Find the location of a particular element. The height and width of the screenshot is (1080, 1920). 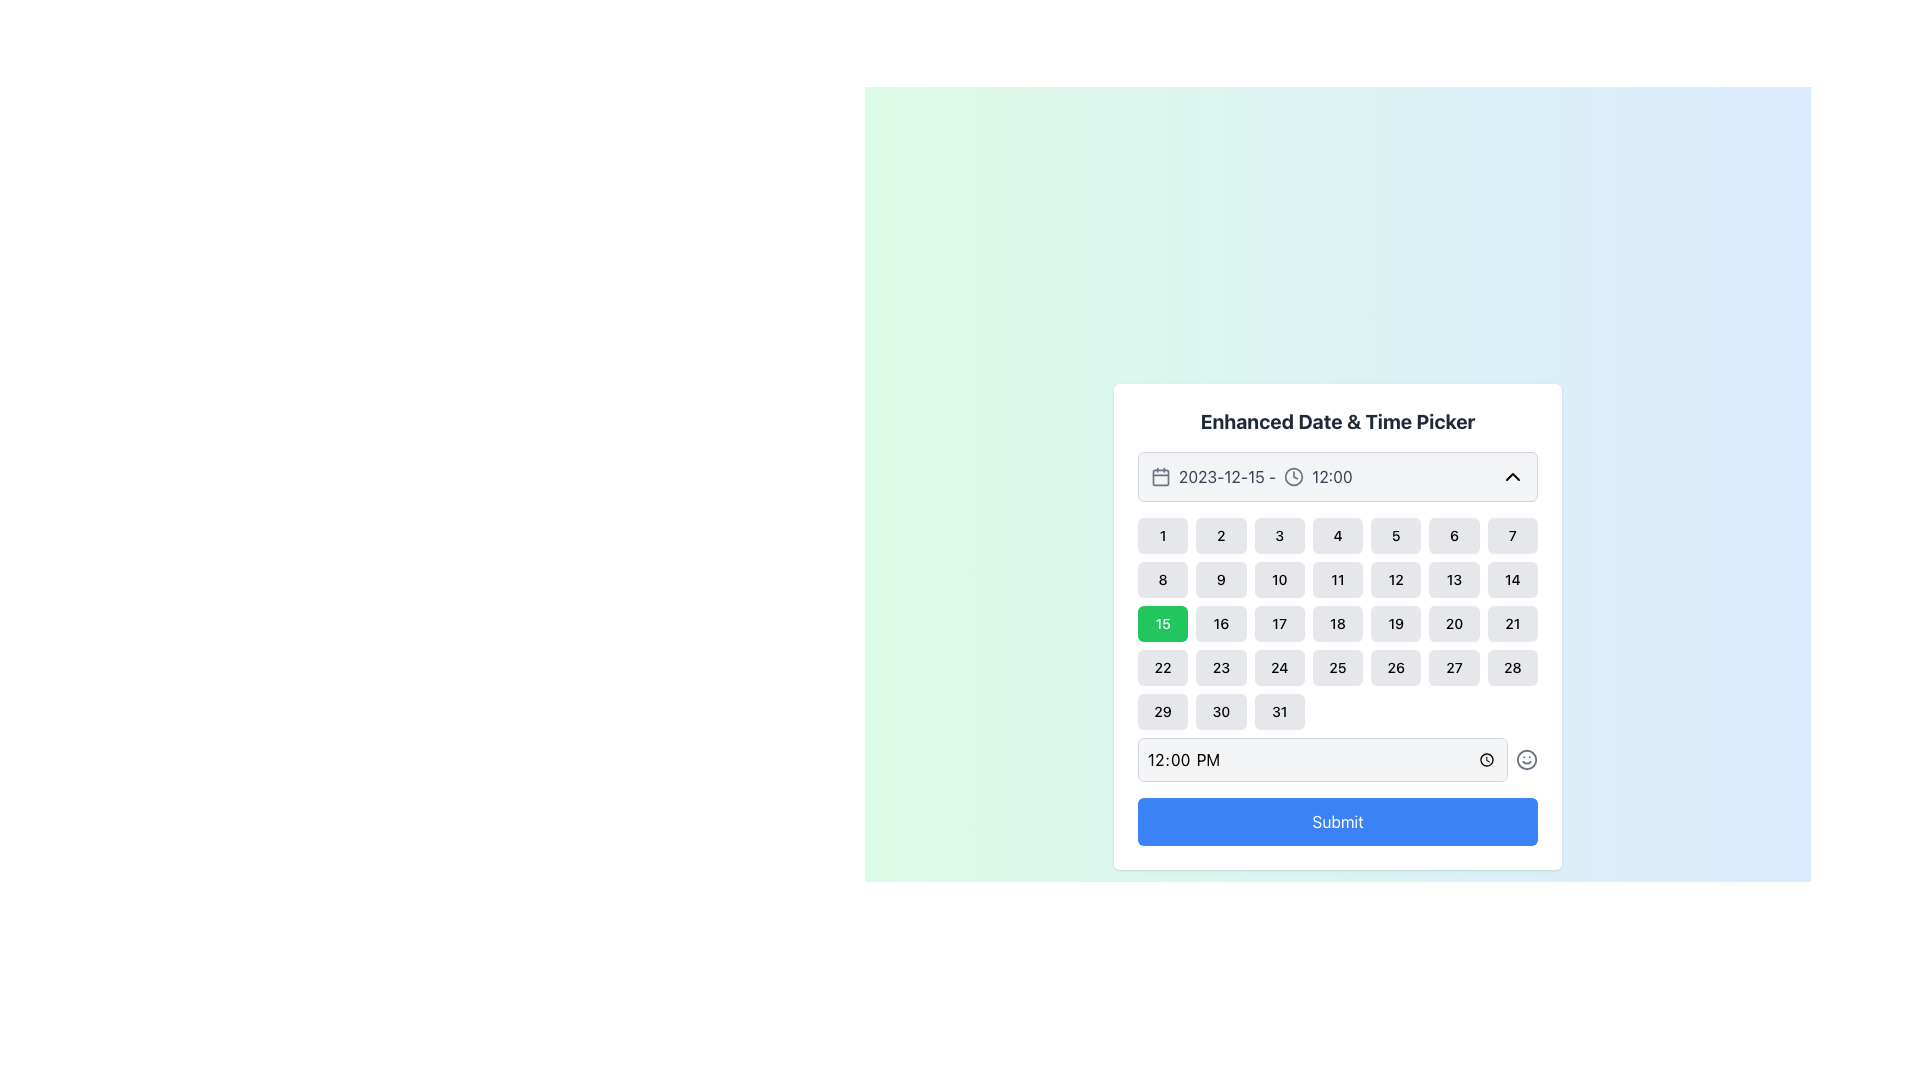

the green button displaying the number '15' is located at coordinates (1163, 623).